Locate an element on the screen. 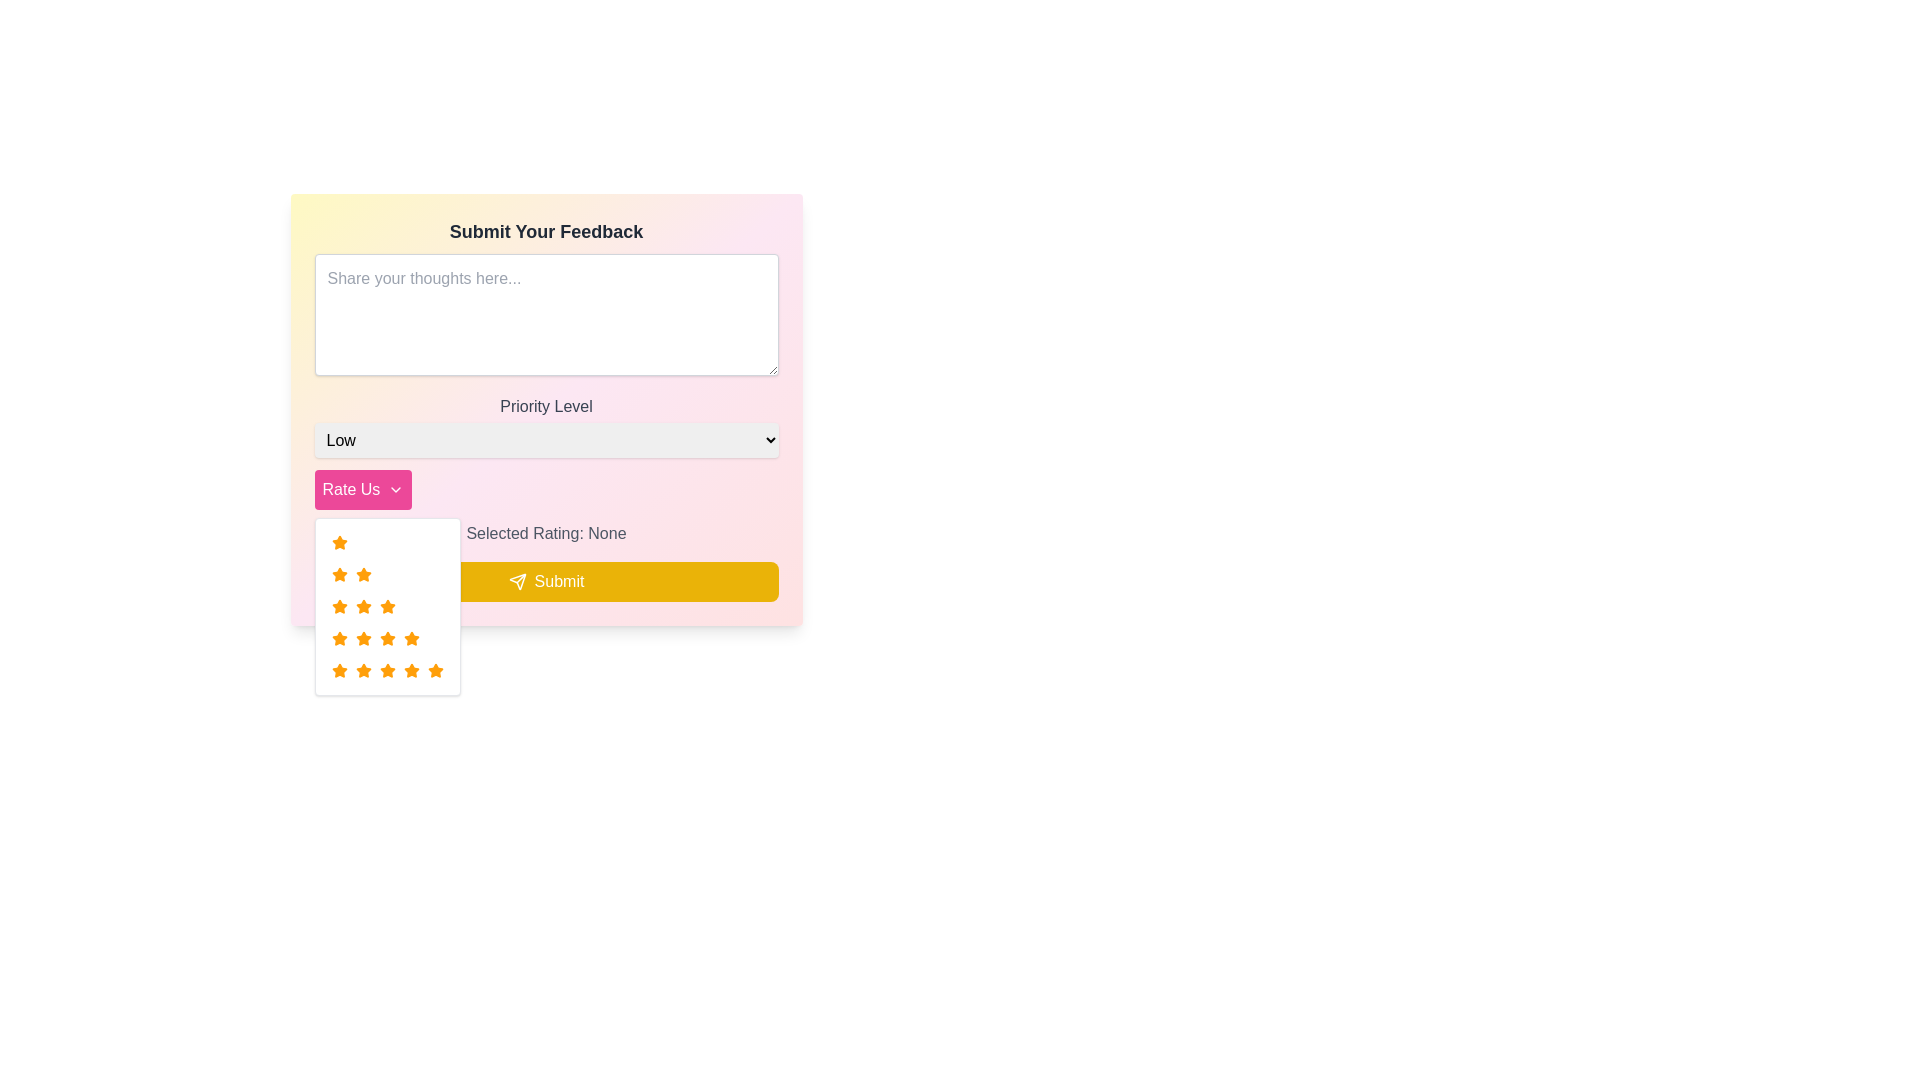  the orange star icon in the third column of the second row of the rating system is located at coordinates (363, 605).